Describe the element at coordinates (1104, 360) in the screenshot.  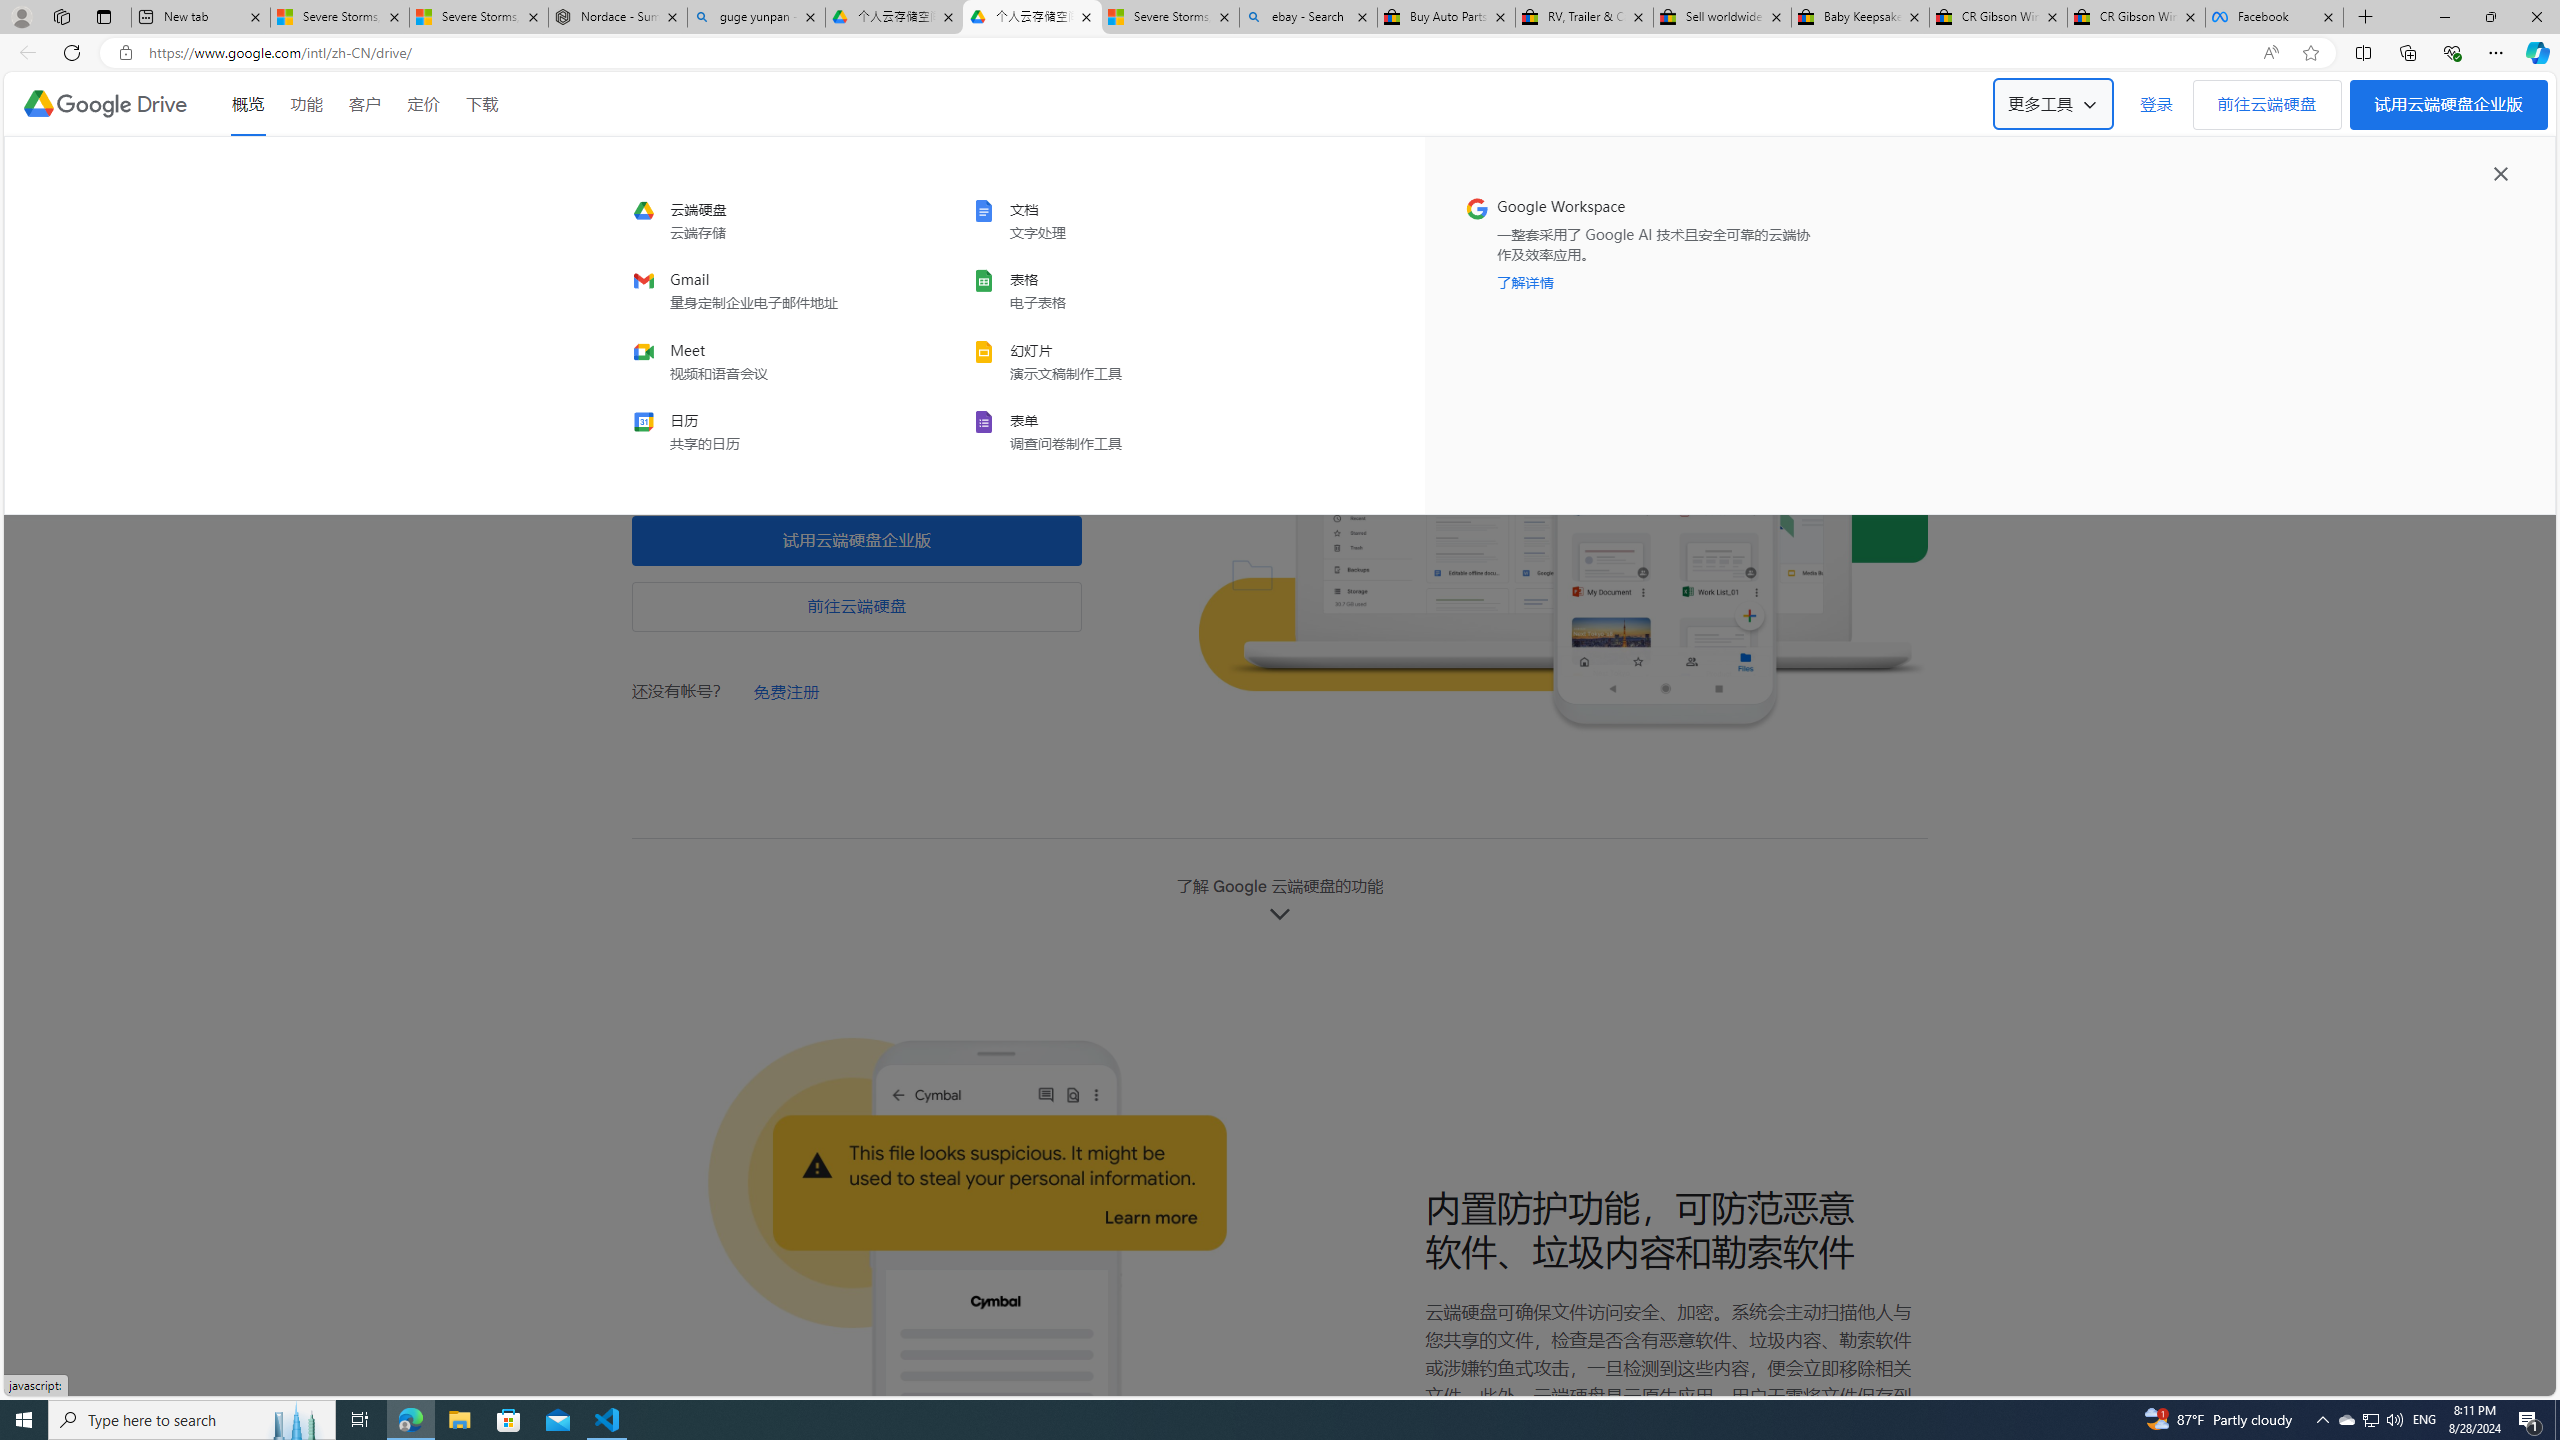
I see `'slides'` at that location.